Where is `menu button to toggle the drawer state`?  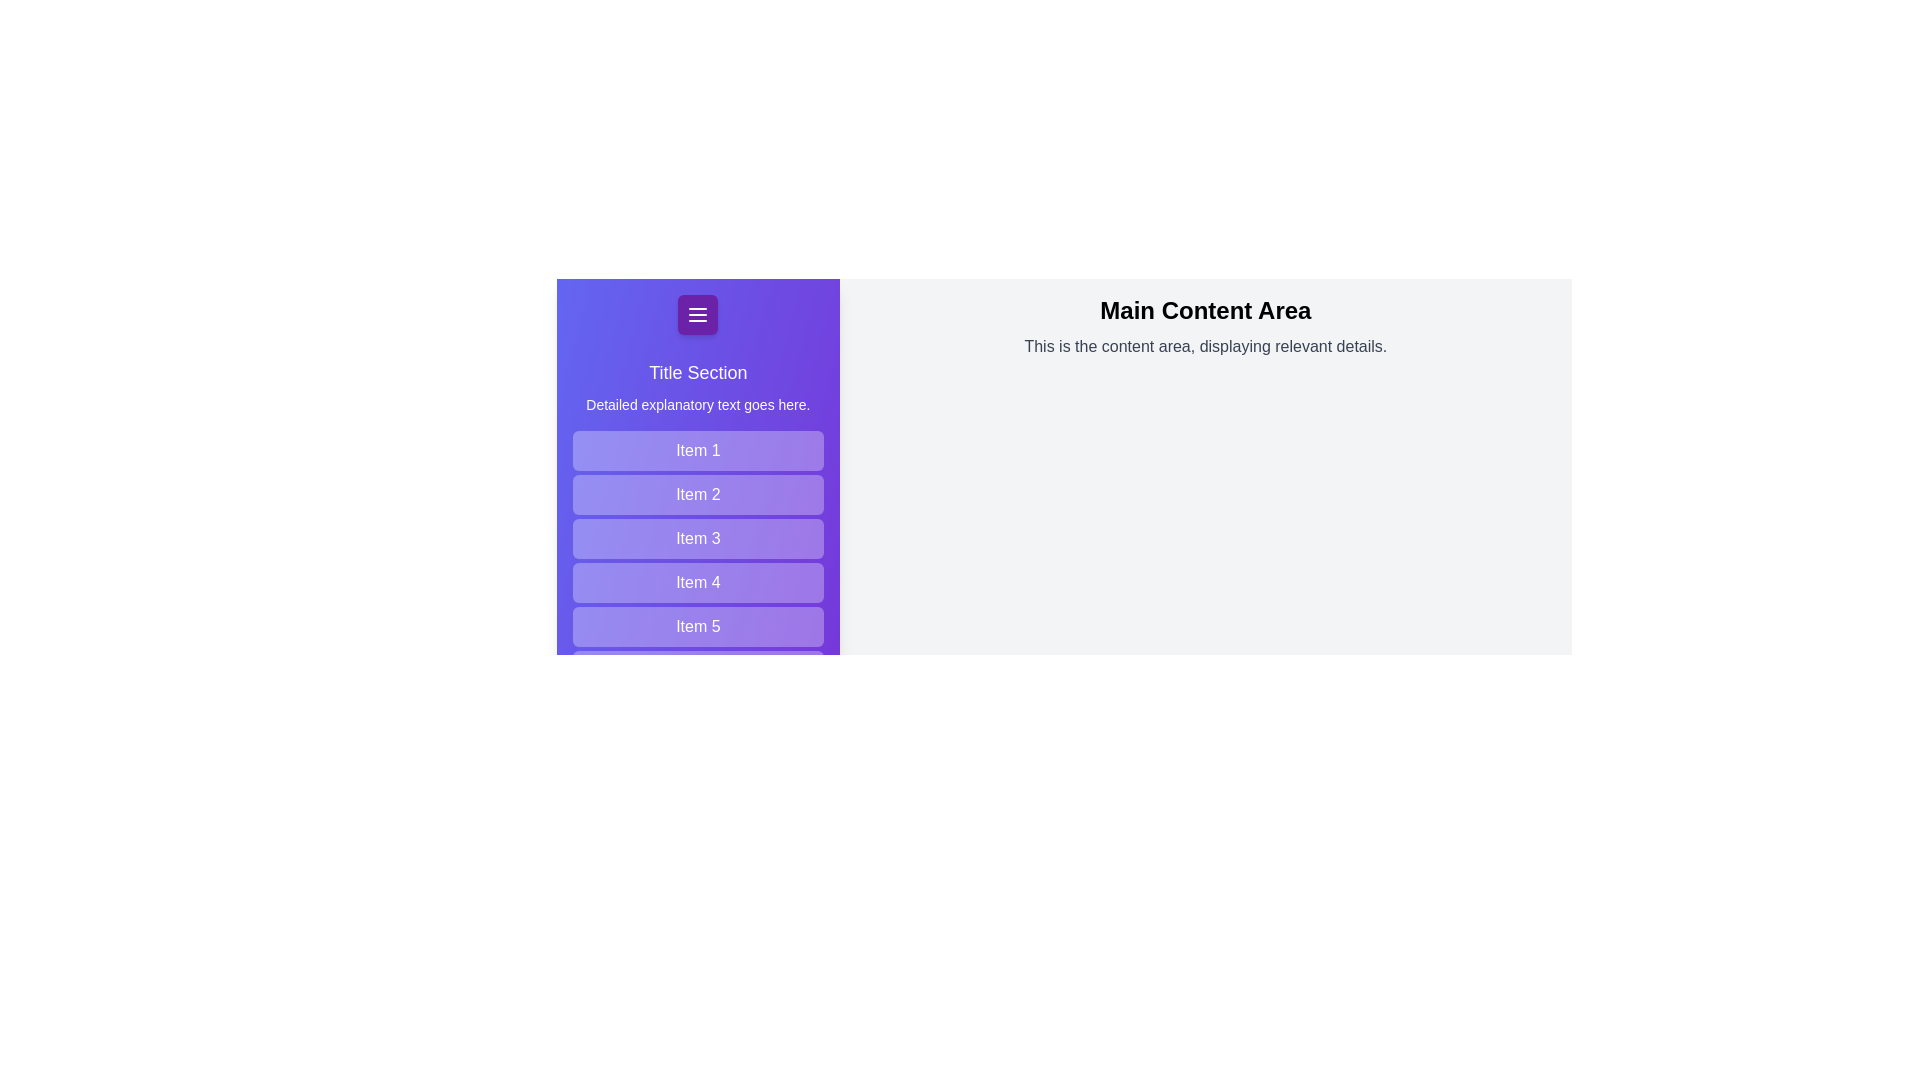 menu button to toggle the drawer state is located at coordinates (698, 315).